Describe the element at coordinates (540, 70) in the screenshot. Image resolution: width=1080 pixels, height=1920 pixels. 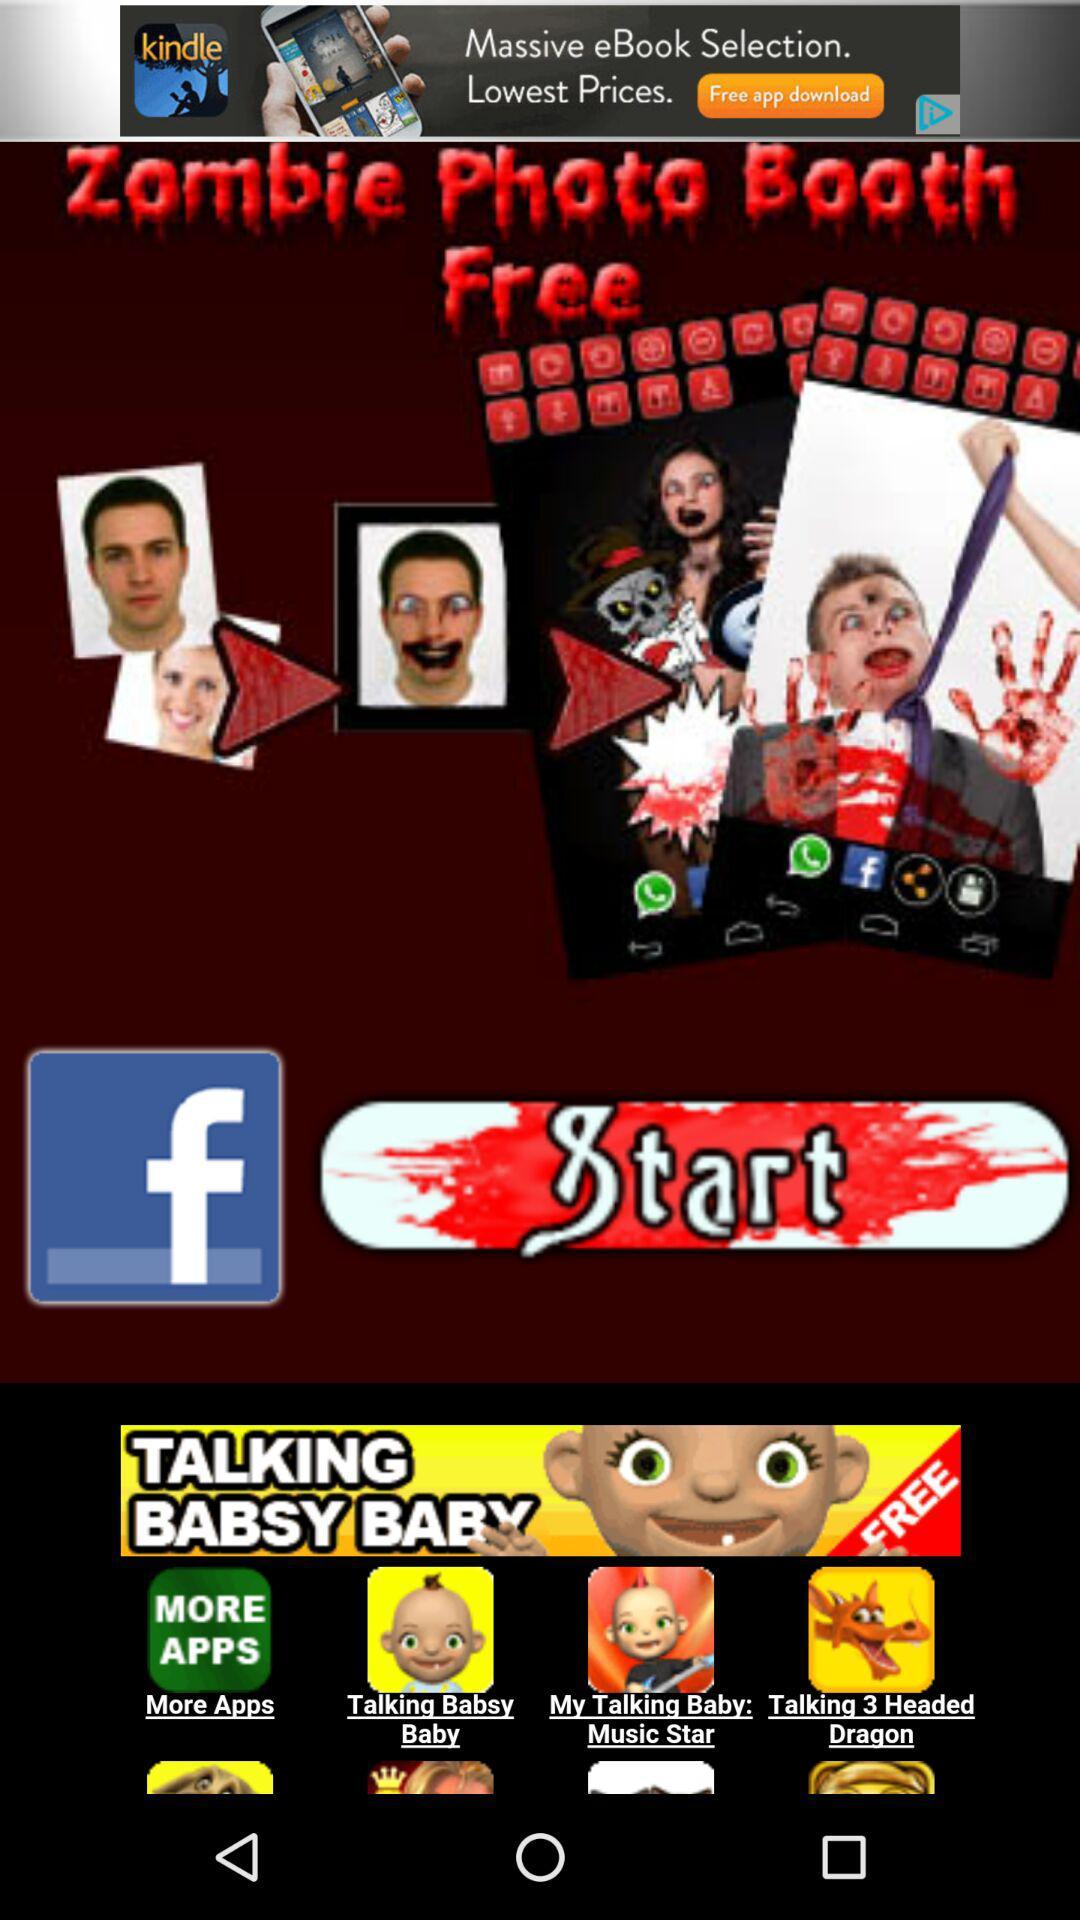
I see `advertisement link` at that location.